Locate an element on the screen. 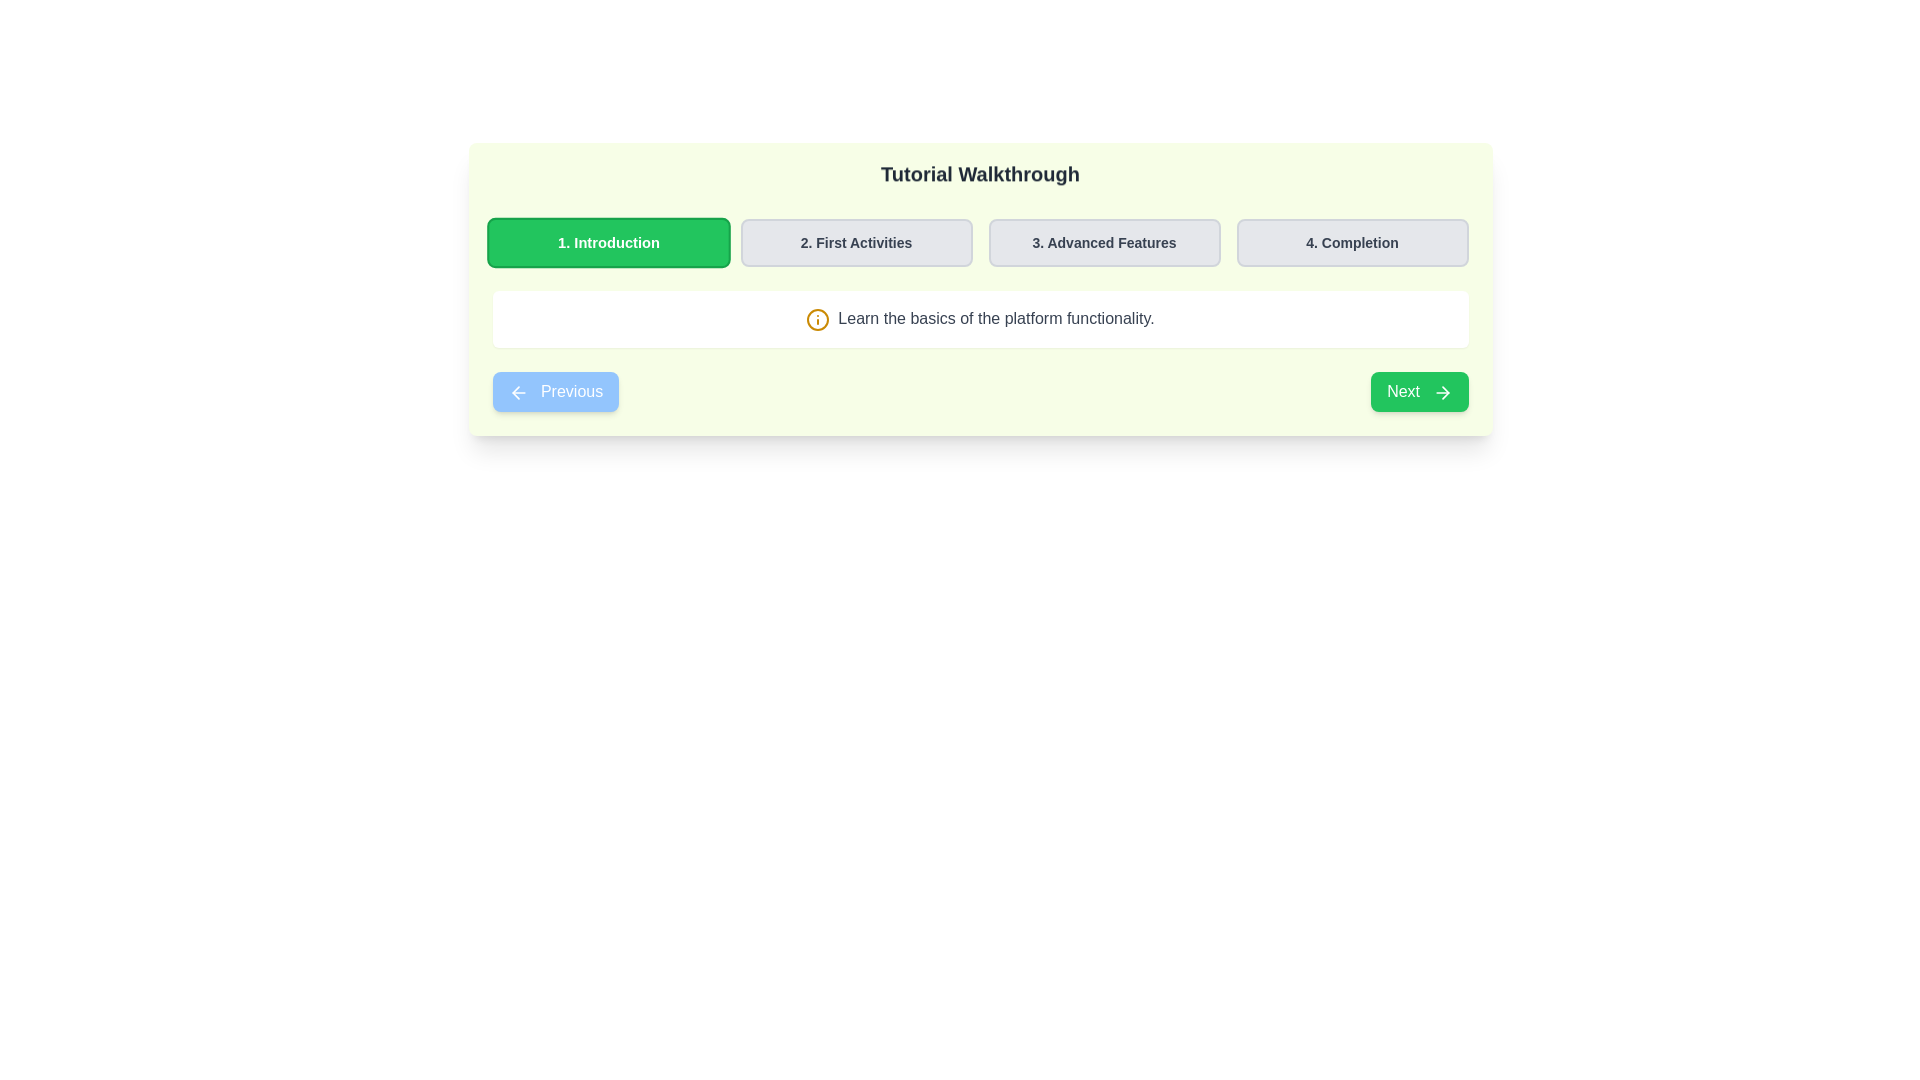 The height and width of the screenshot is (1080, 1920). the circular graphical element with a prominent outline, which is part of an icon located to the left of the text 'Learn the basics of the platform functionality.' is located at coordinates (818, 318).